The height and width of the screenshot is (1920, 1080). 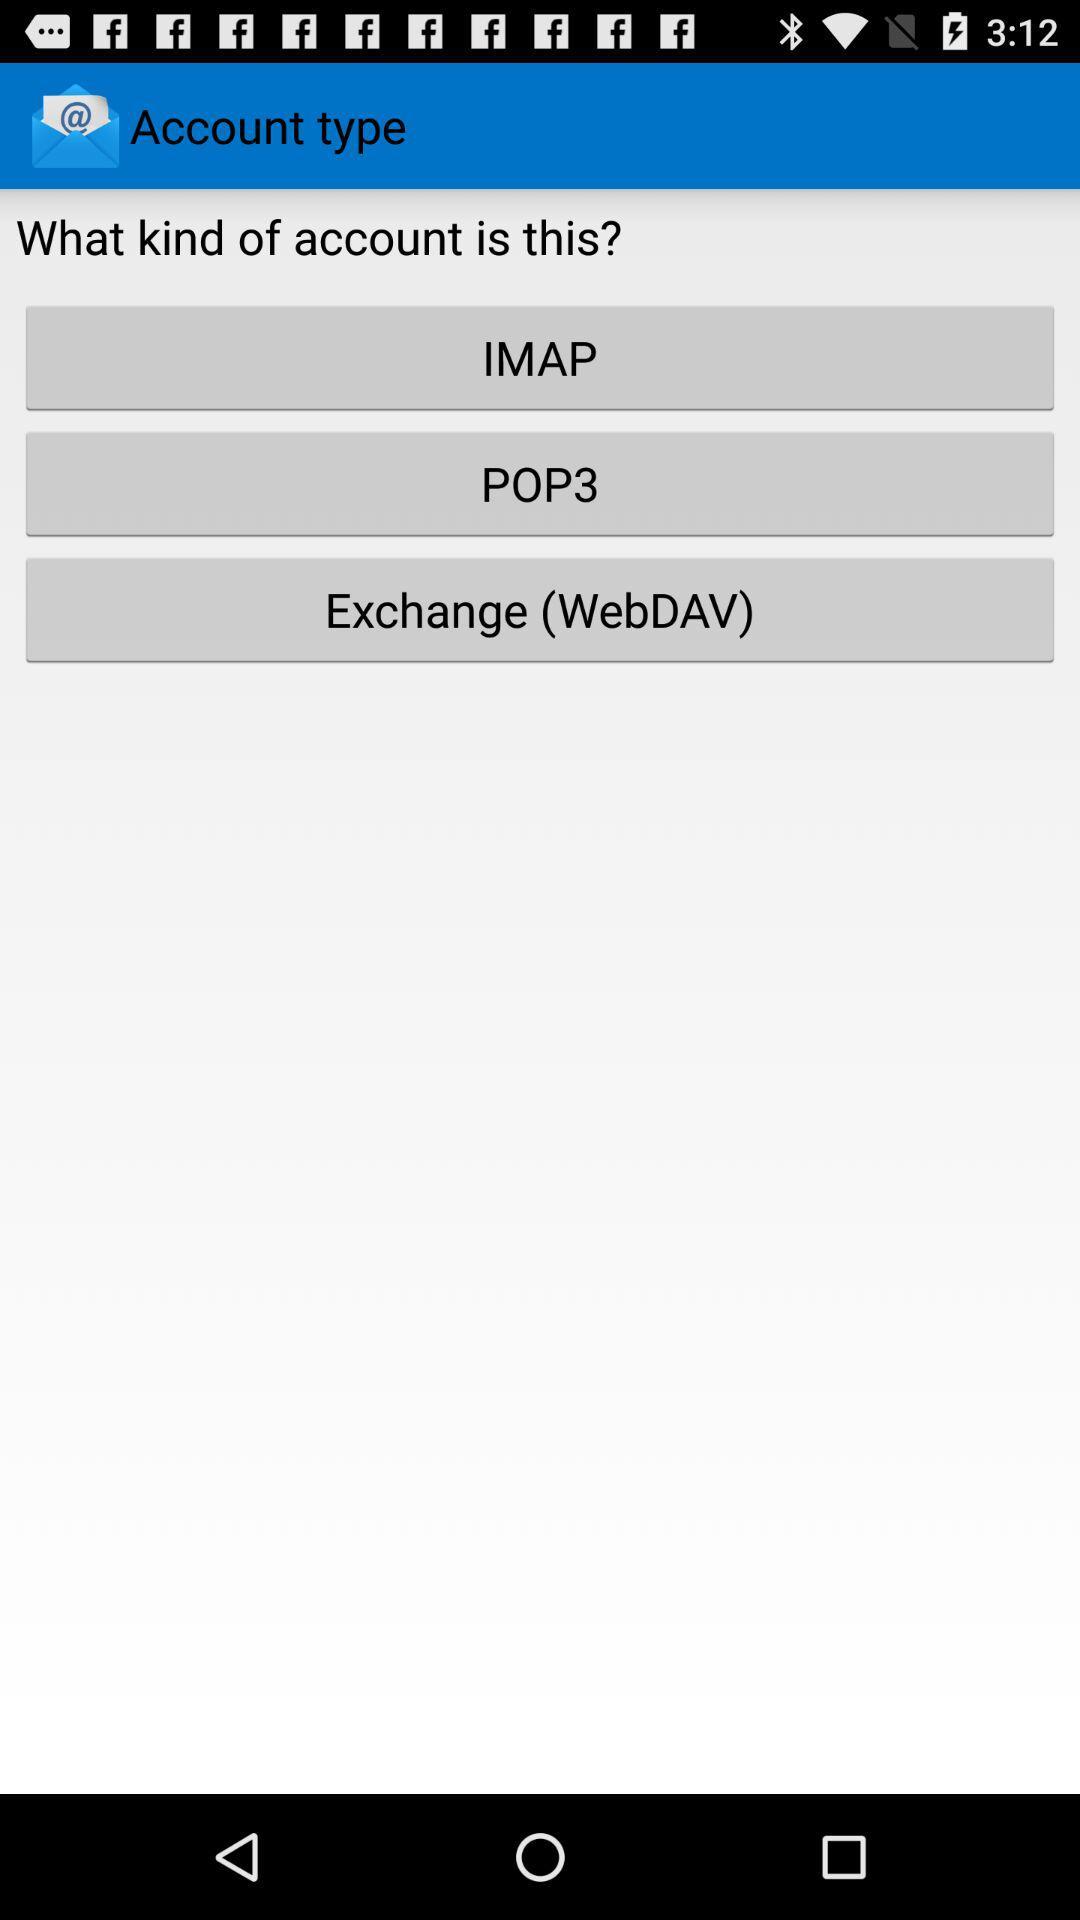 I want to click on the exchange (webdav), so click(x=540, y=608).